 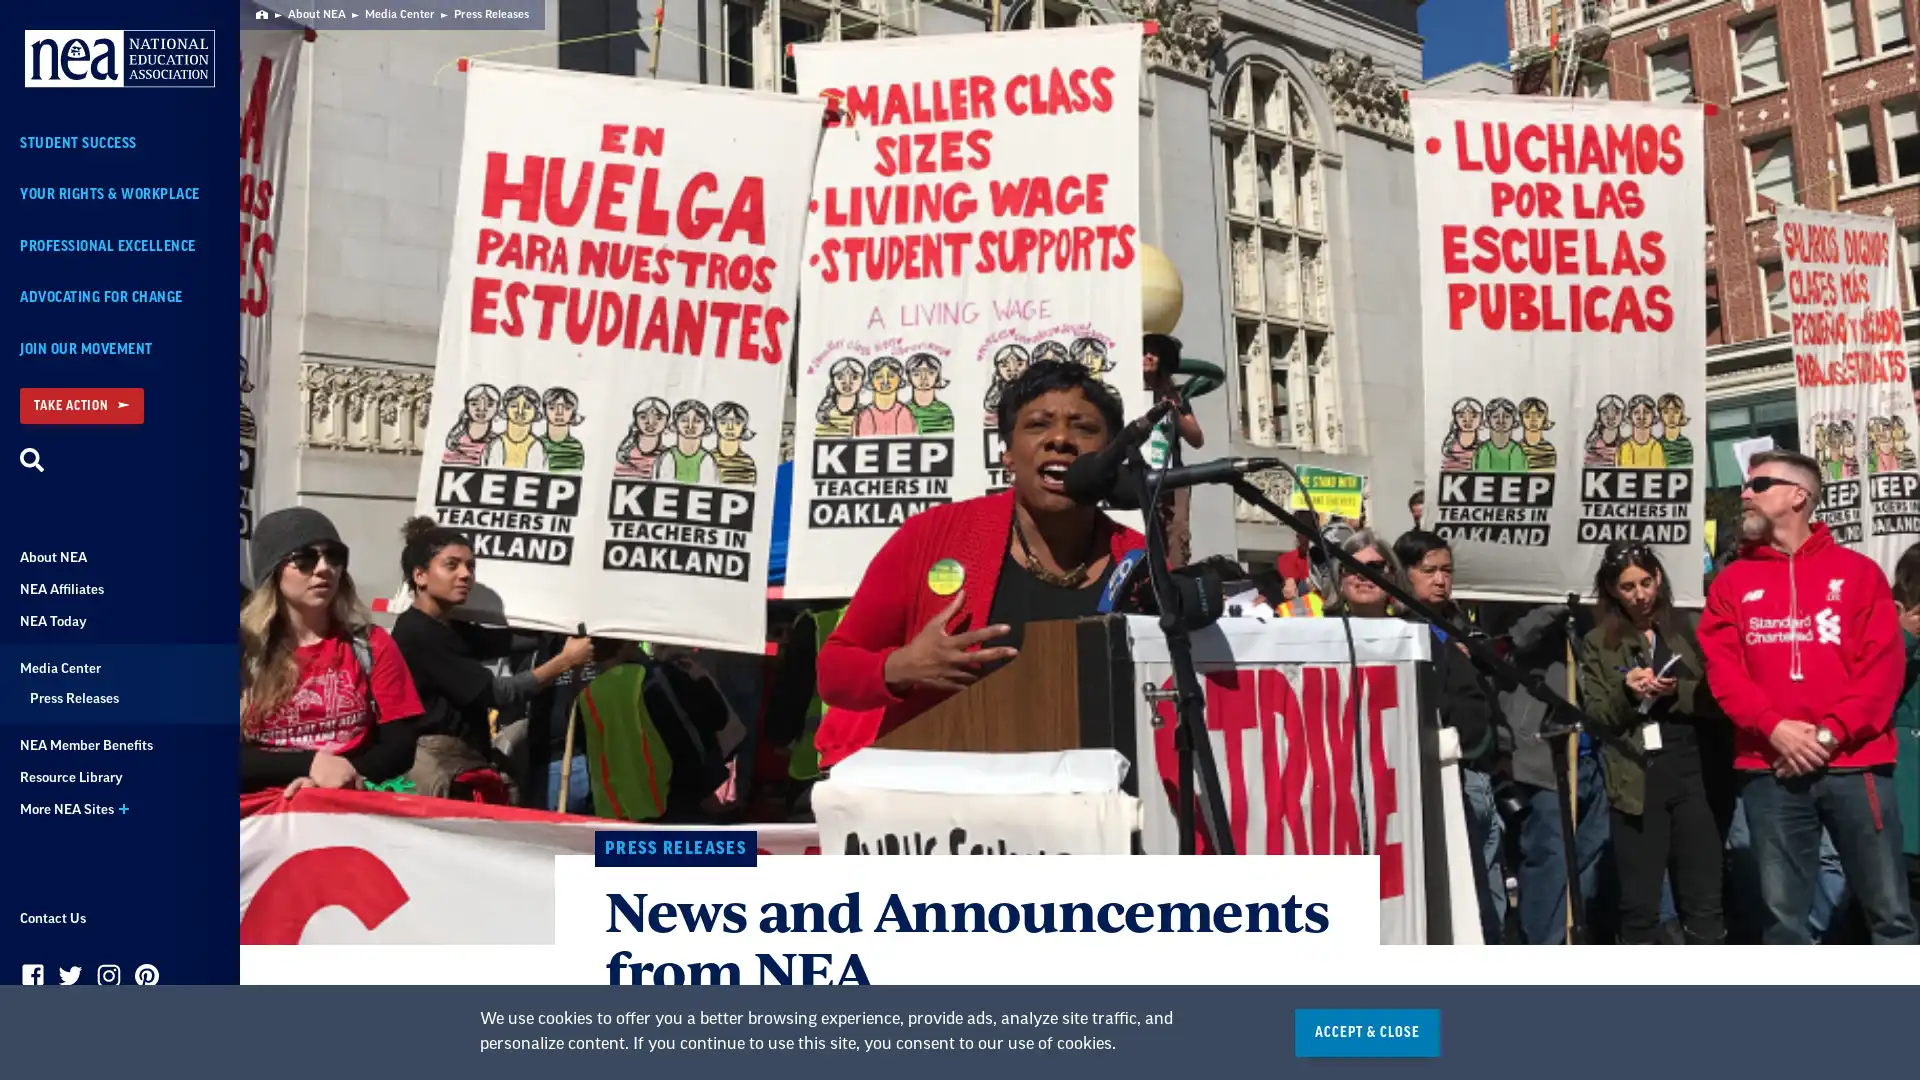 What do you see at coordinates (1366, 1032) in the screenshot?
I see `ACCEPT & CLOSE` at bounding box center [1366, 1032].